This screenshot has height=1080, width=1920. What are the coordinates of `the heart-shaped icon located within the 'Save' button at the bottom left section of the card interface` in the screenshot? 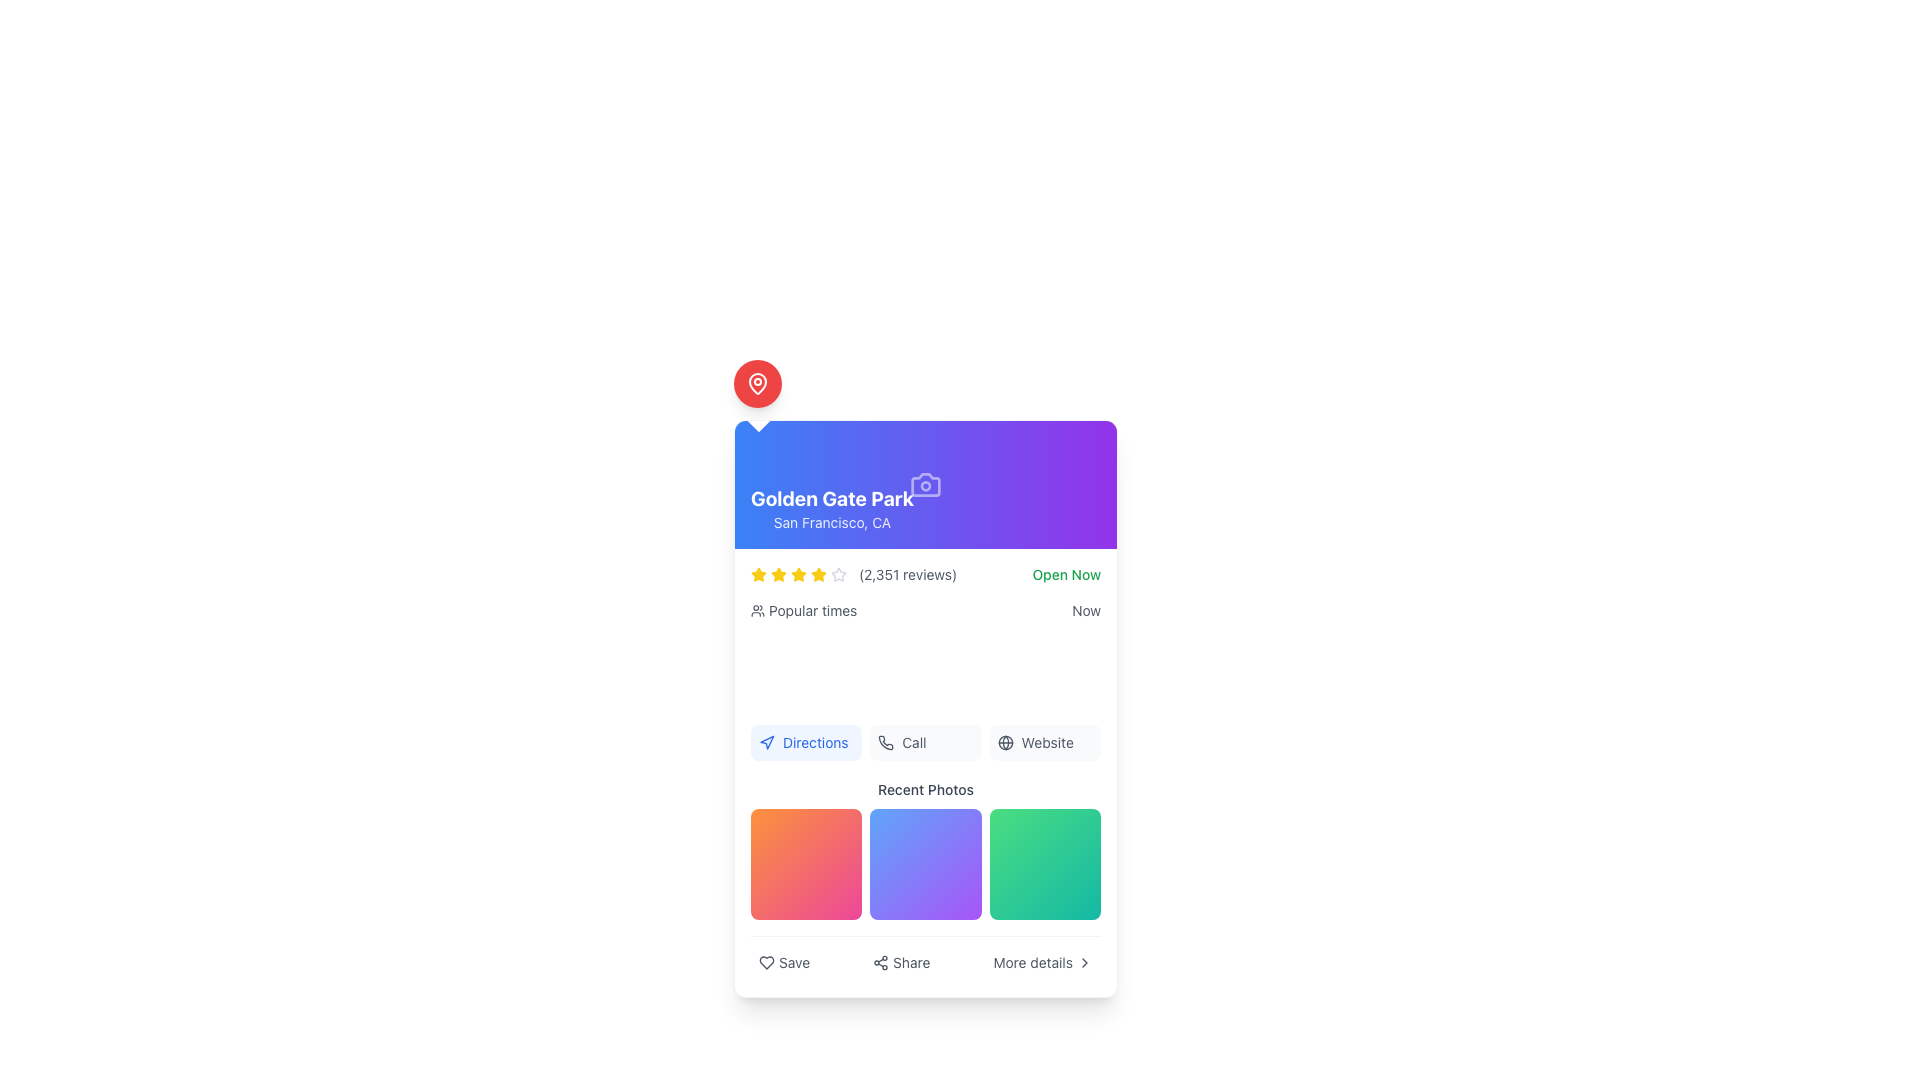 It's located at (766, 962).